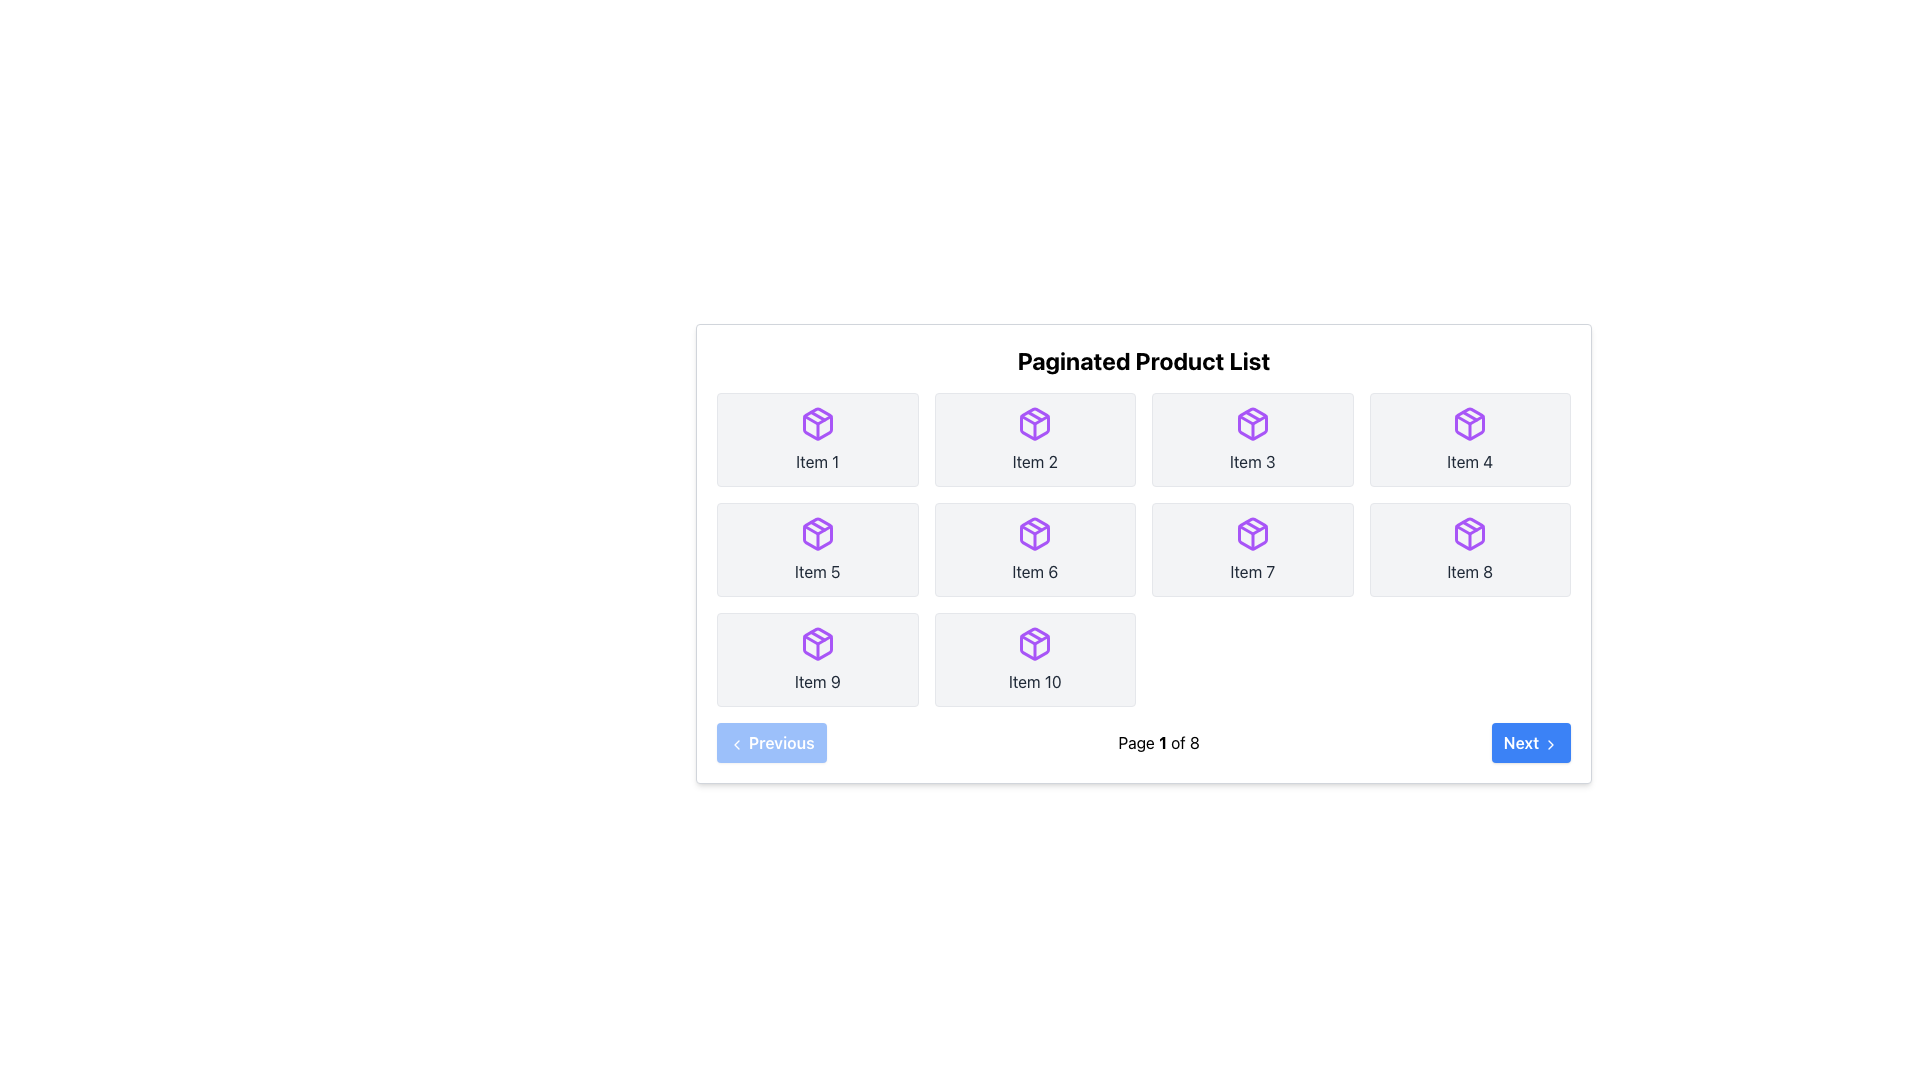 The height and width of the screenshot is (1080, 1920). Describe the element at coordinates (1251, 532) in the screenshot. I see `the purple 3D box icon in the second row, third column of the 'Paginated Product List' grid to interact with the corresponding item` at that location.